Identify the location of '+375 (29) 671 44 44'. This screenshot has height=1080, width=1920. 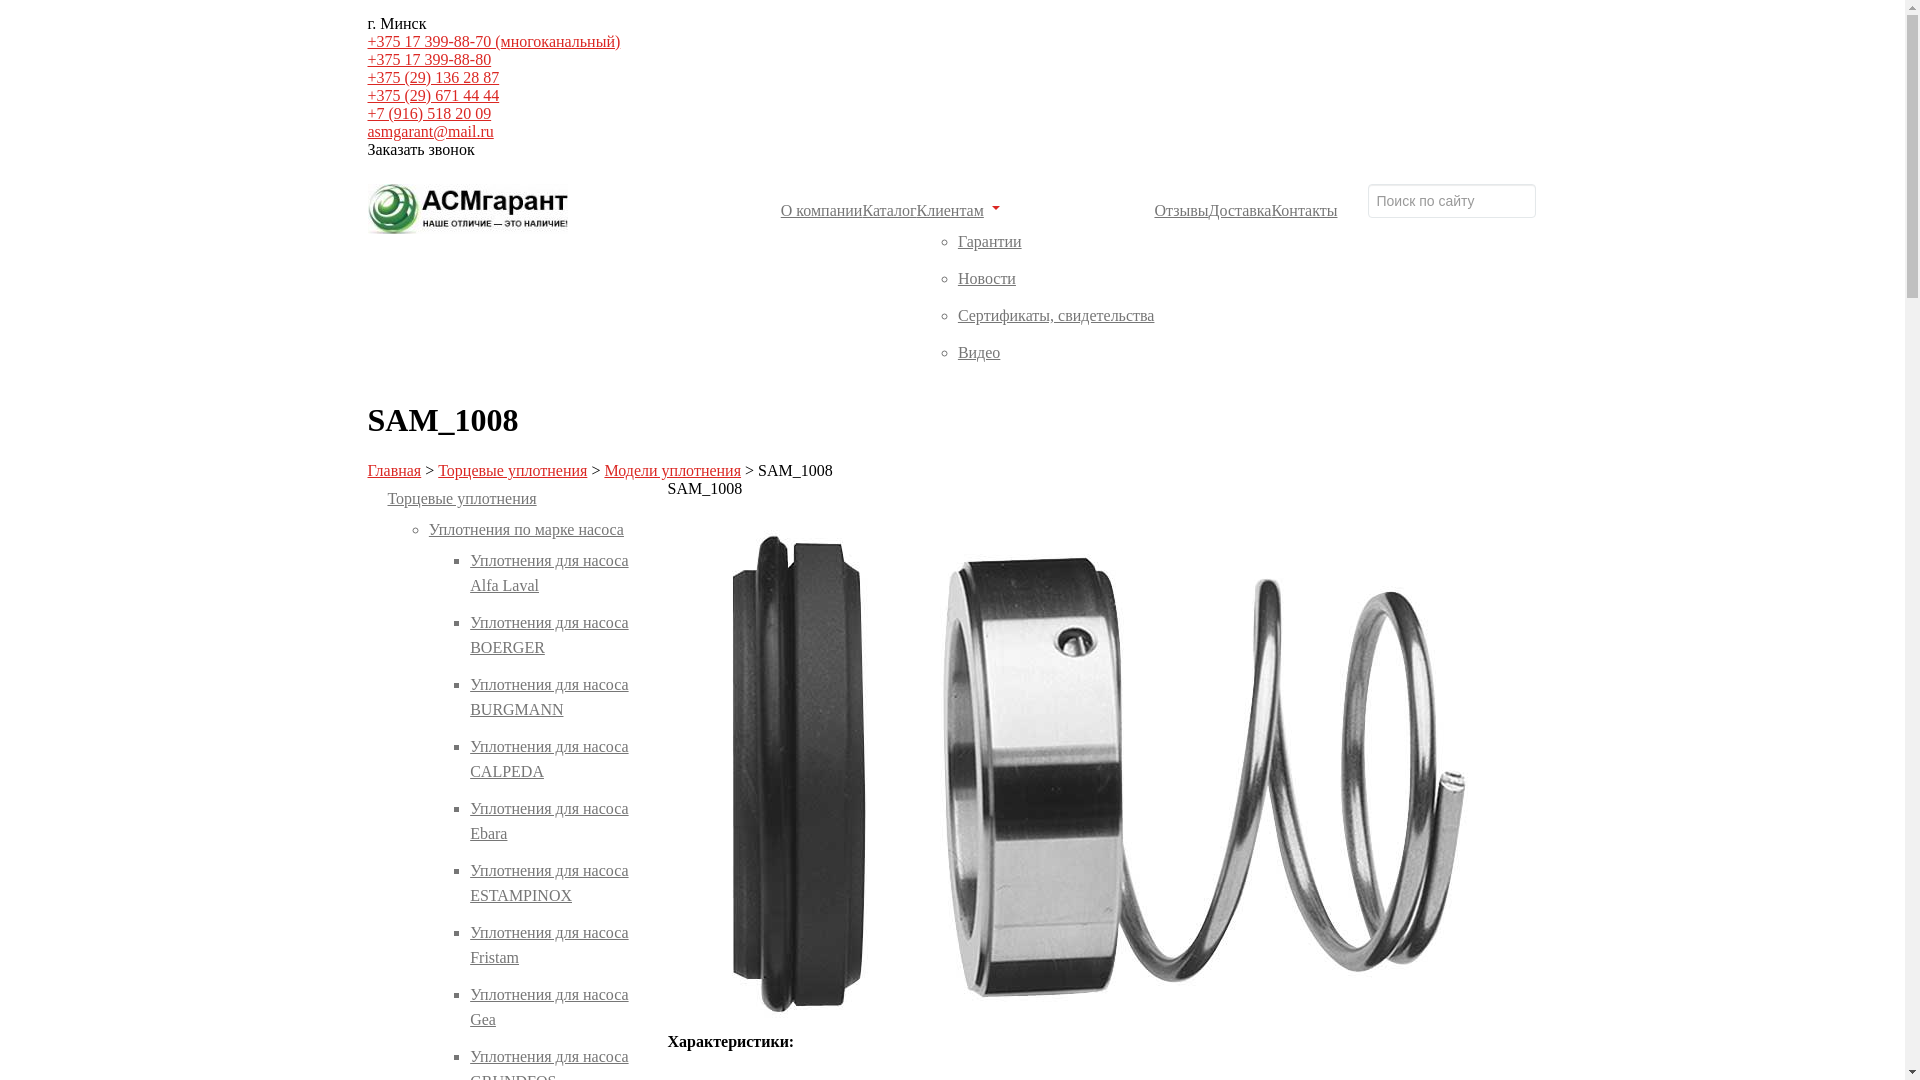
(432, 95).